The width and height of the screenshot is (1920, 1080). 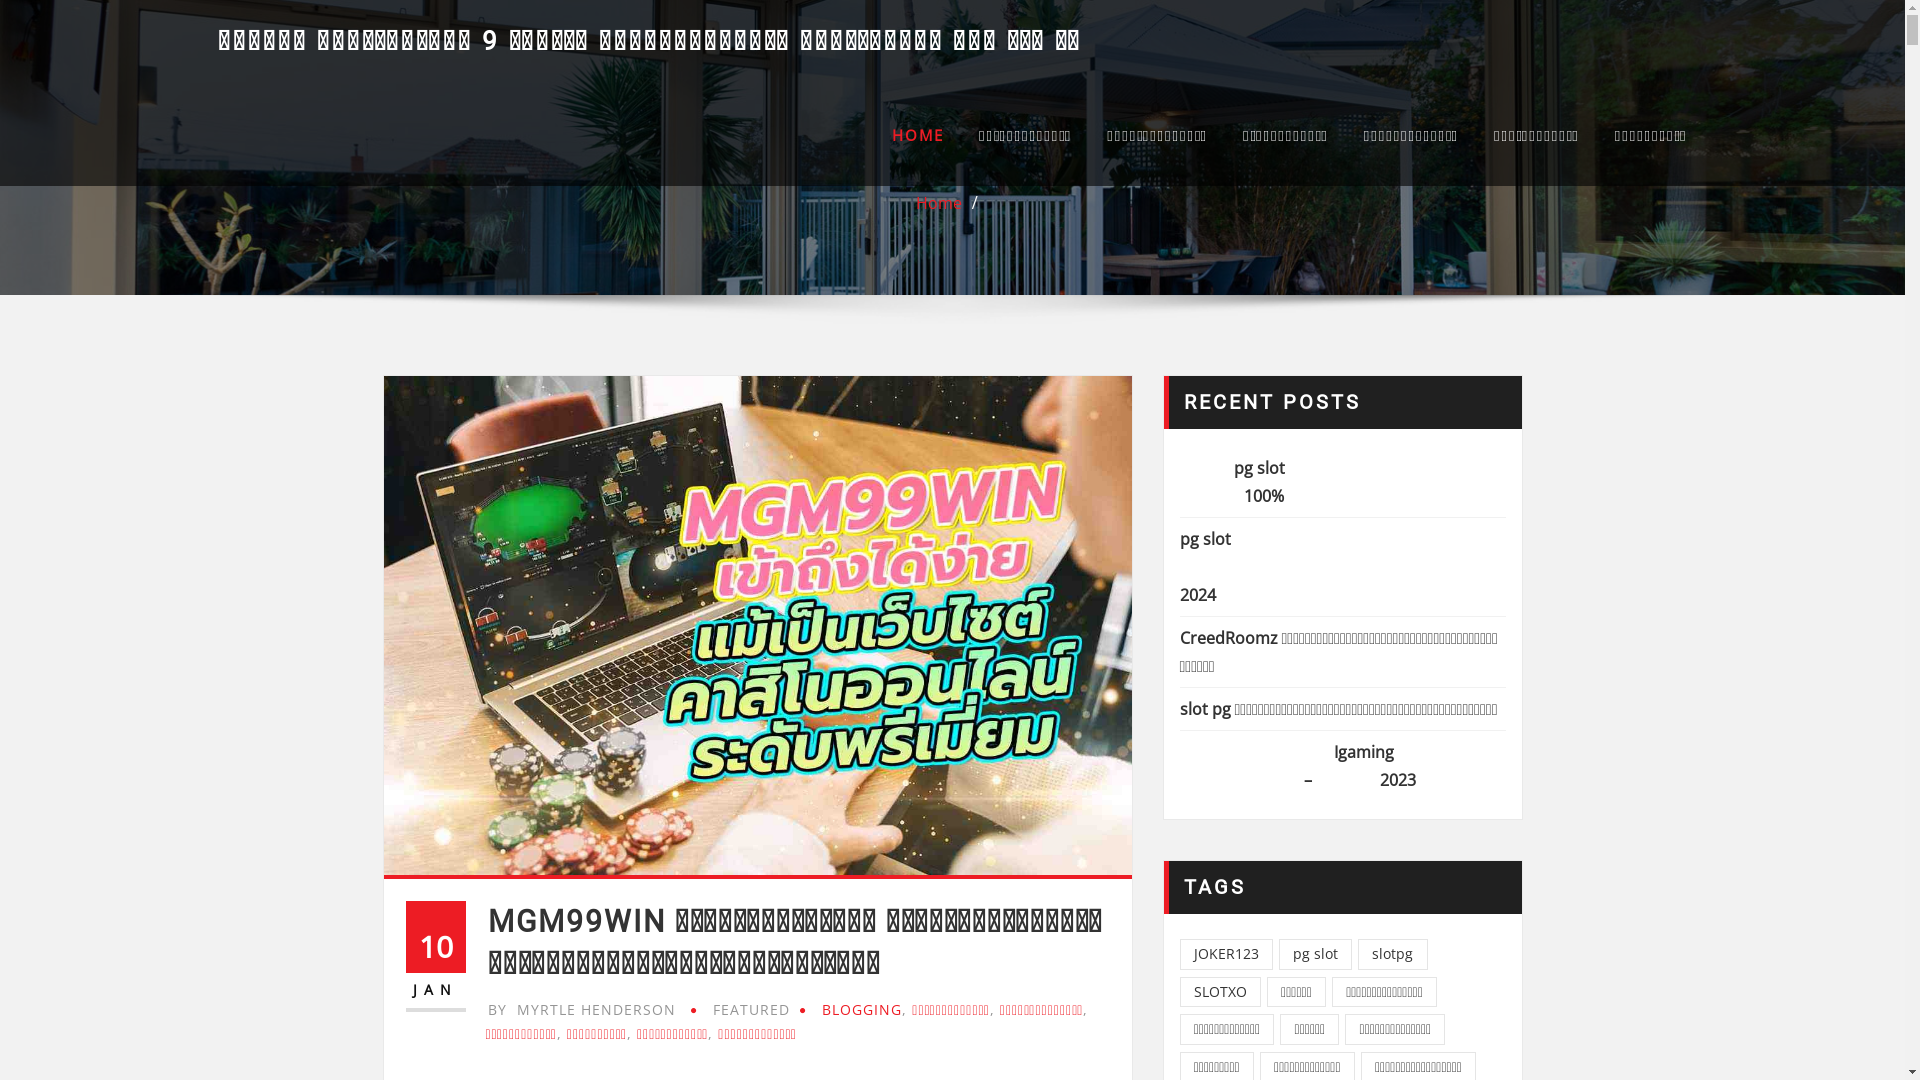 What do you see at coordinates (1219, 992) in the screenshot?
I see `'SLOTXO'` at bounding box center [1219, 992].